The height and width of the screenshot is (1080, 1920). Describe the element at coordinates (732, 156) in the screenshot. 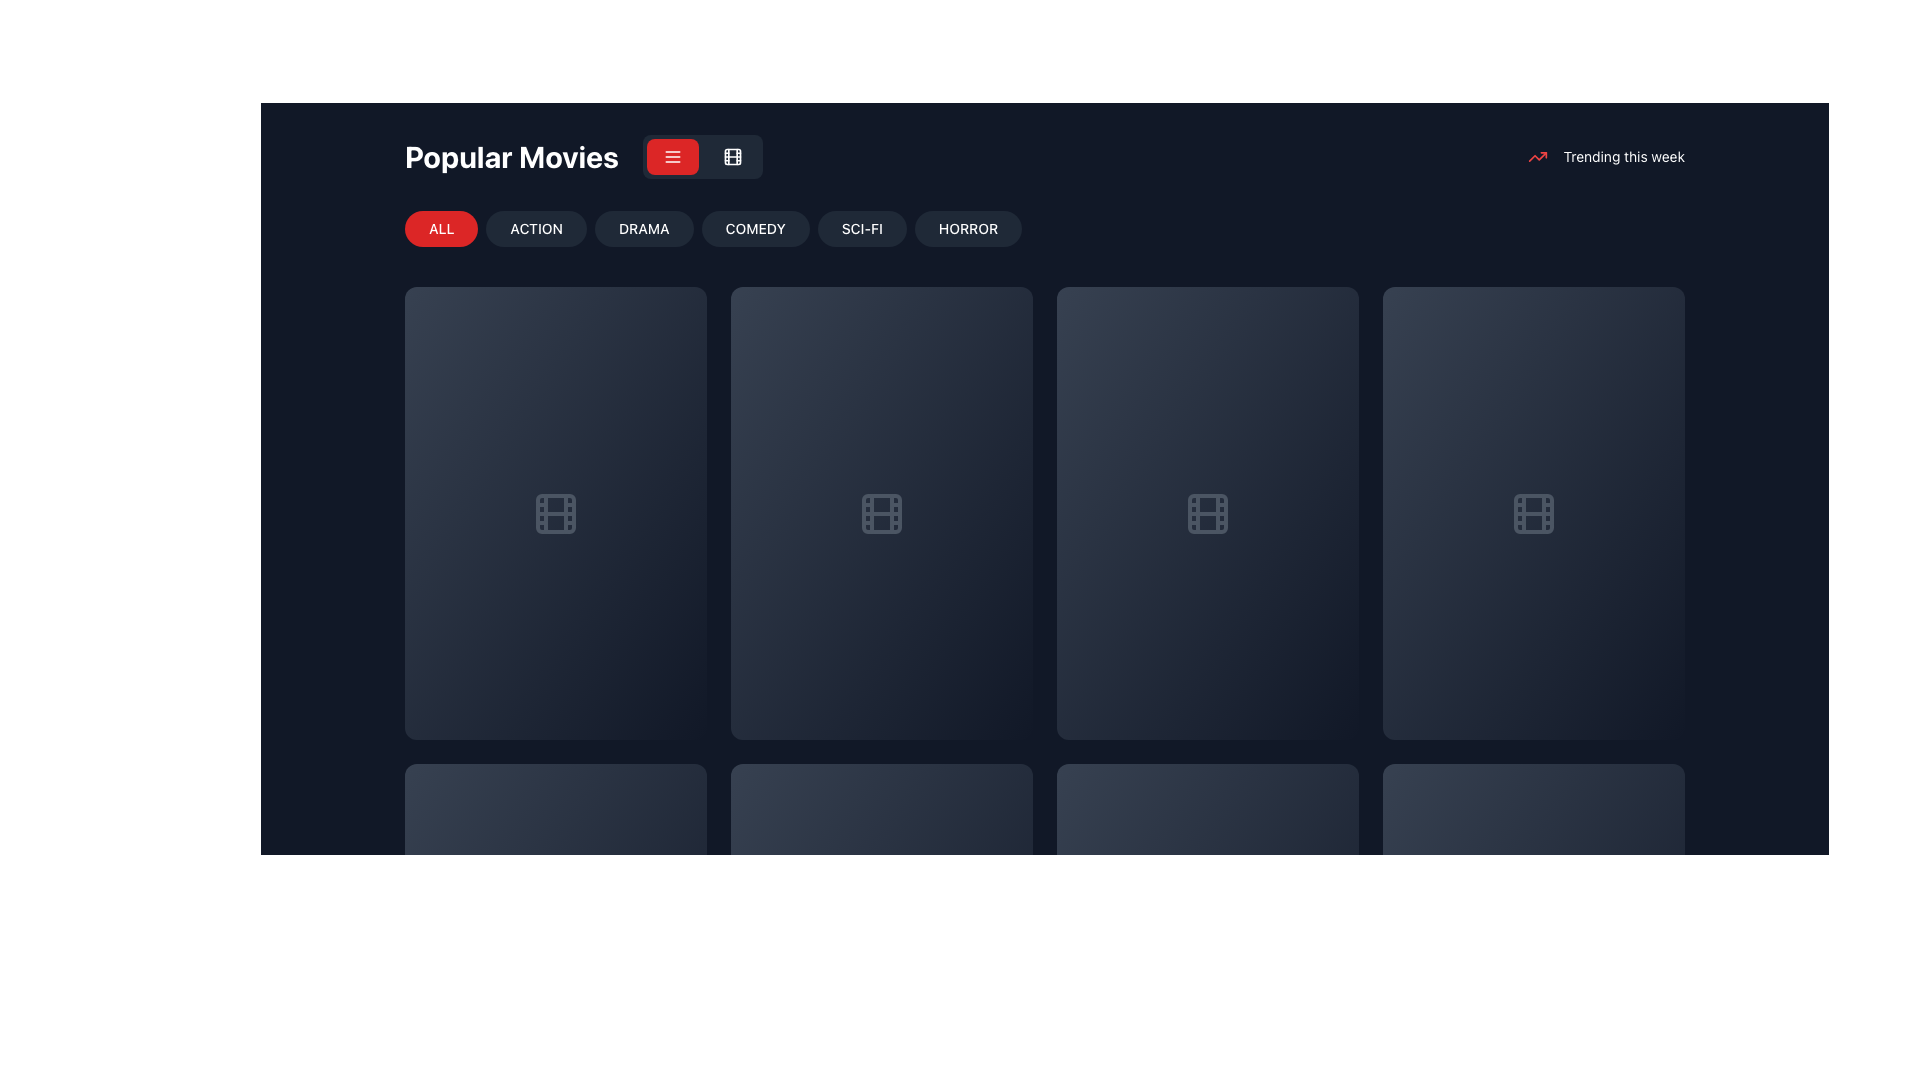

I see `the video reel icon located on the right side of a group of two icons in the top navigation bar to trigger a tooltip or visual feedback` at that location.